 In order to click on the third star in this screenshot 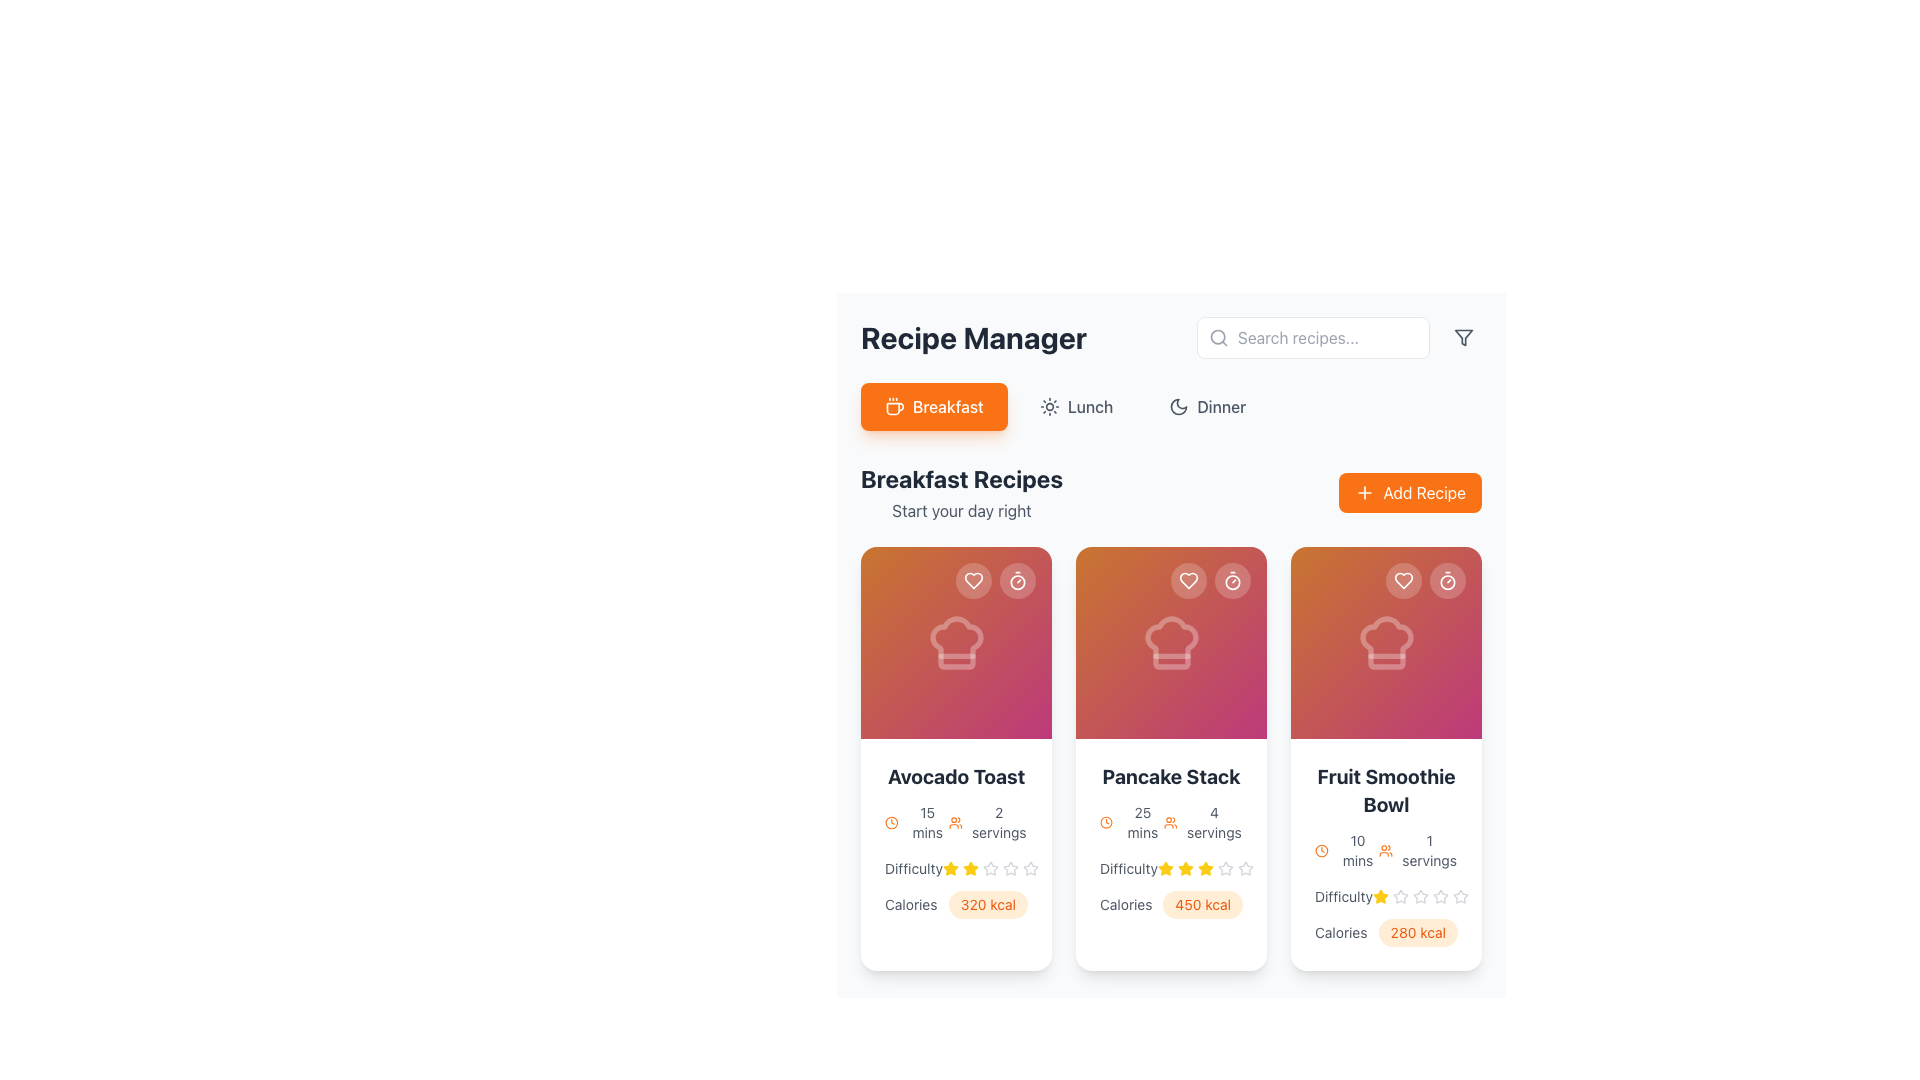, I will do `click(990, 867)`.